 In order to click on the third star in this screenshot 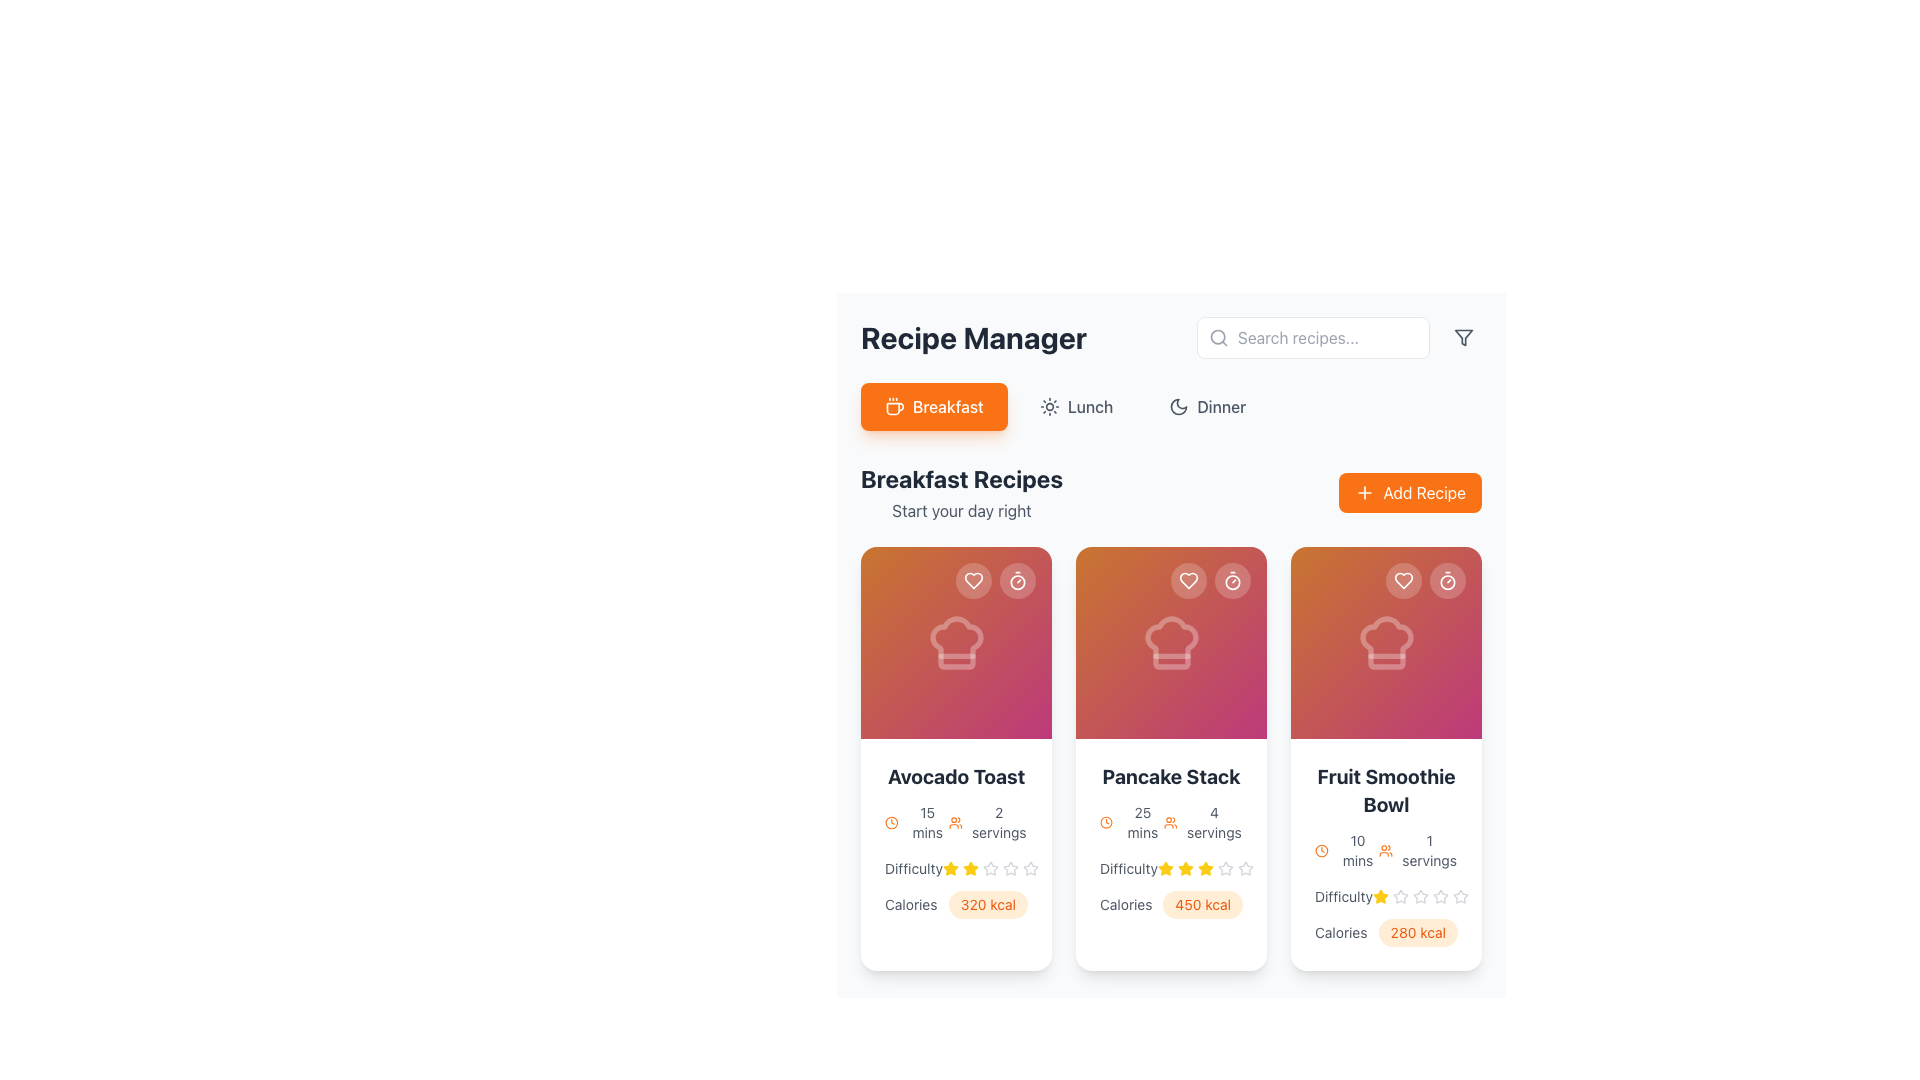, I will do `click(990, 867)`.